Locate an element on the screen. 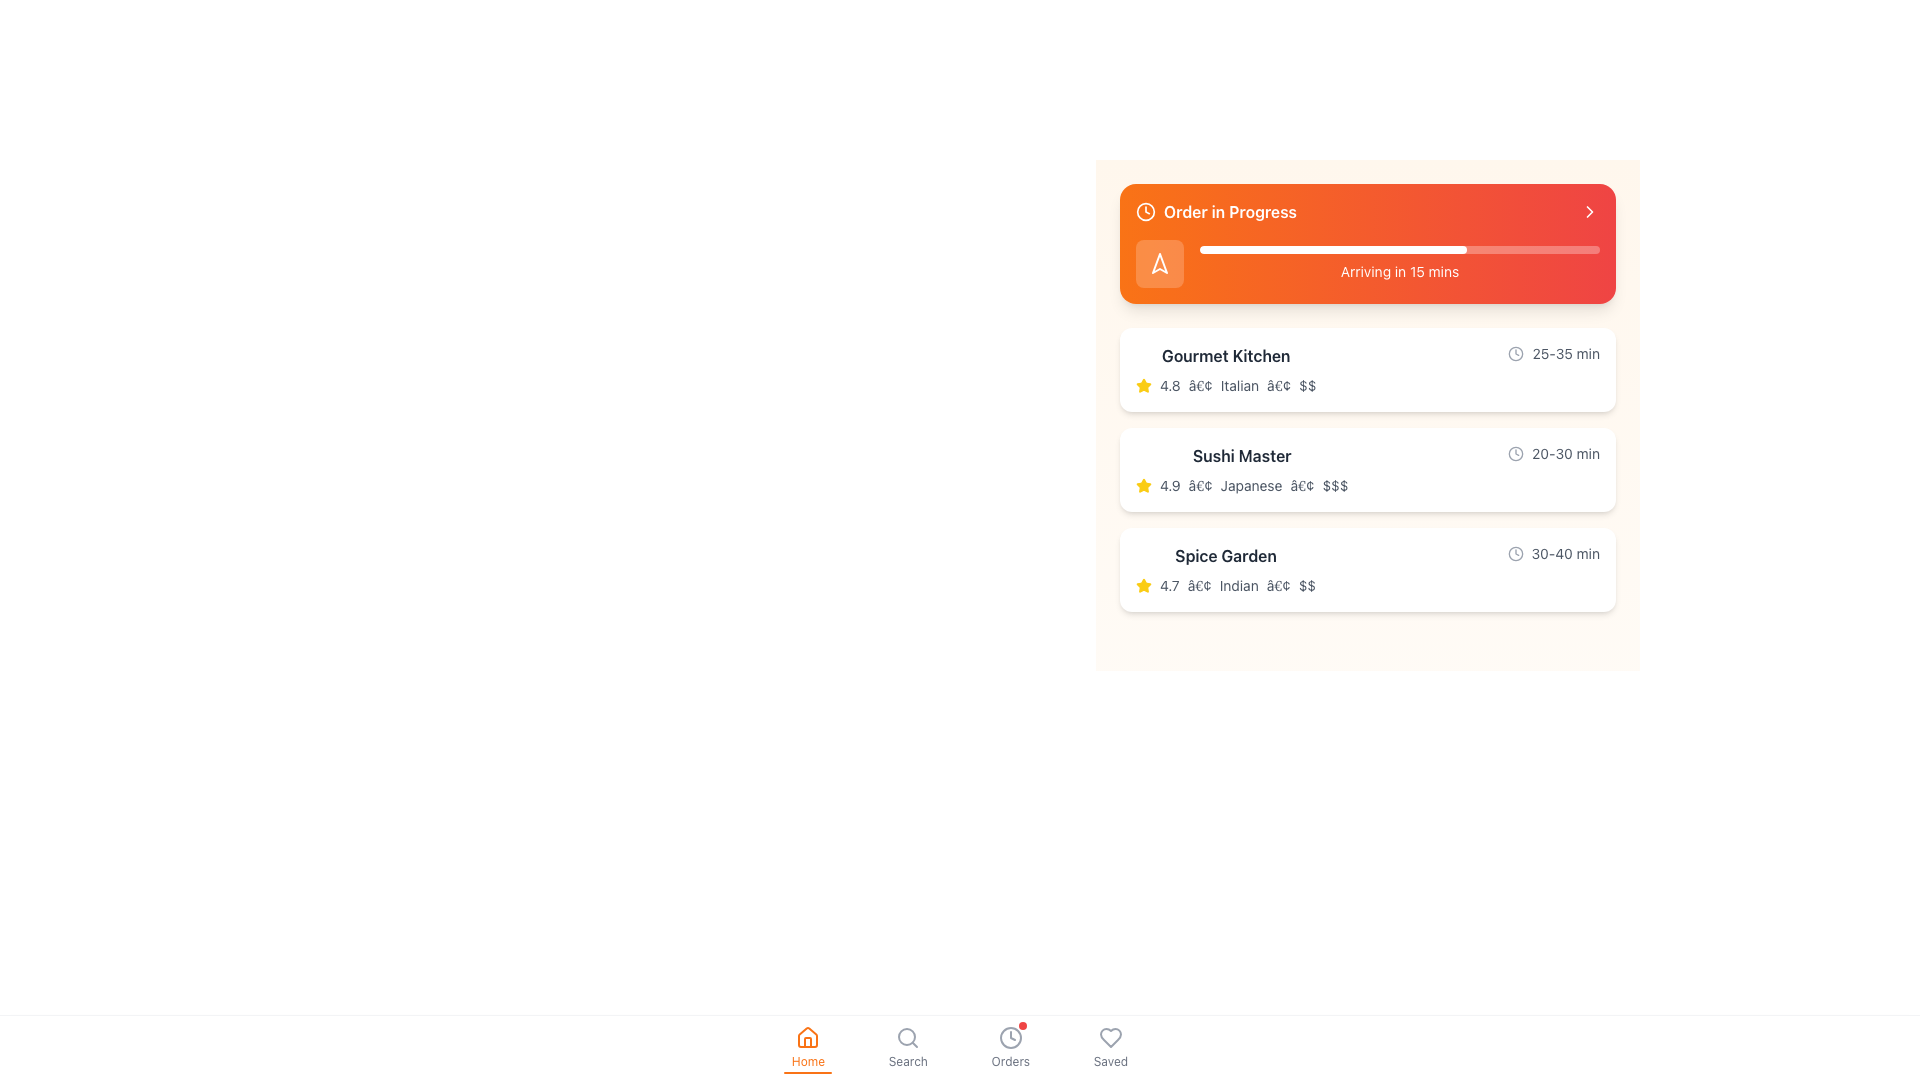 Image resolution: width=1920 pixels, height=1080 pixels. the third informational card in the vertical list is located at coordinates (1367, 570).